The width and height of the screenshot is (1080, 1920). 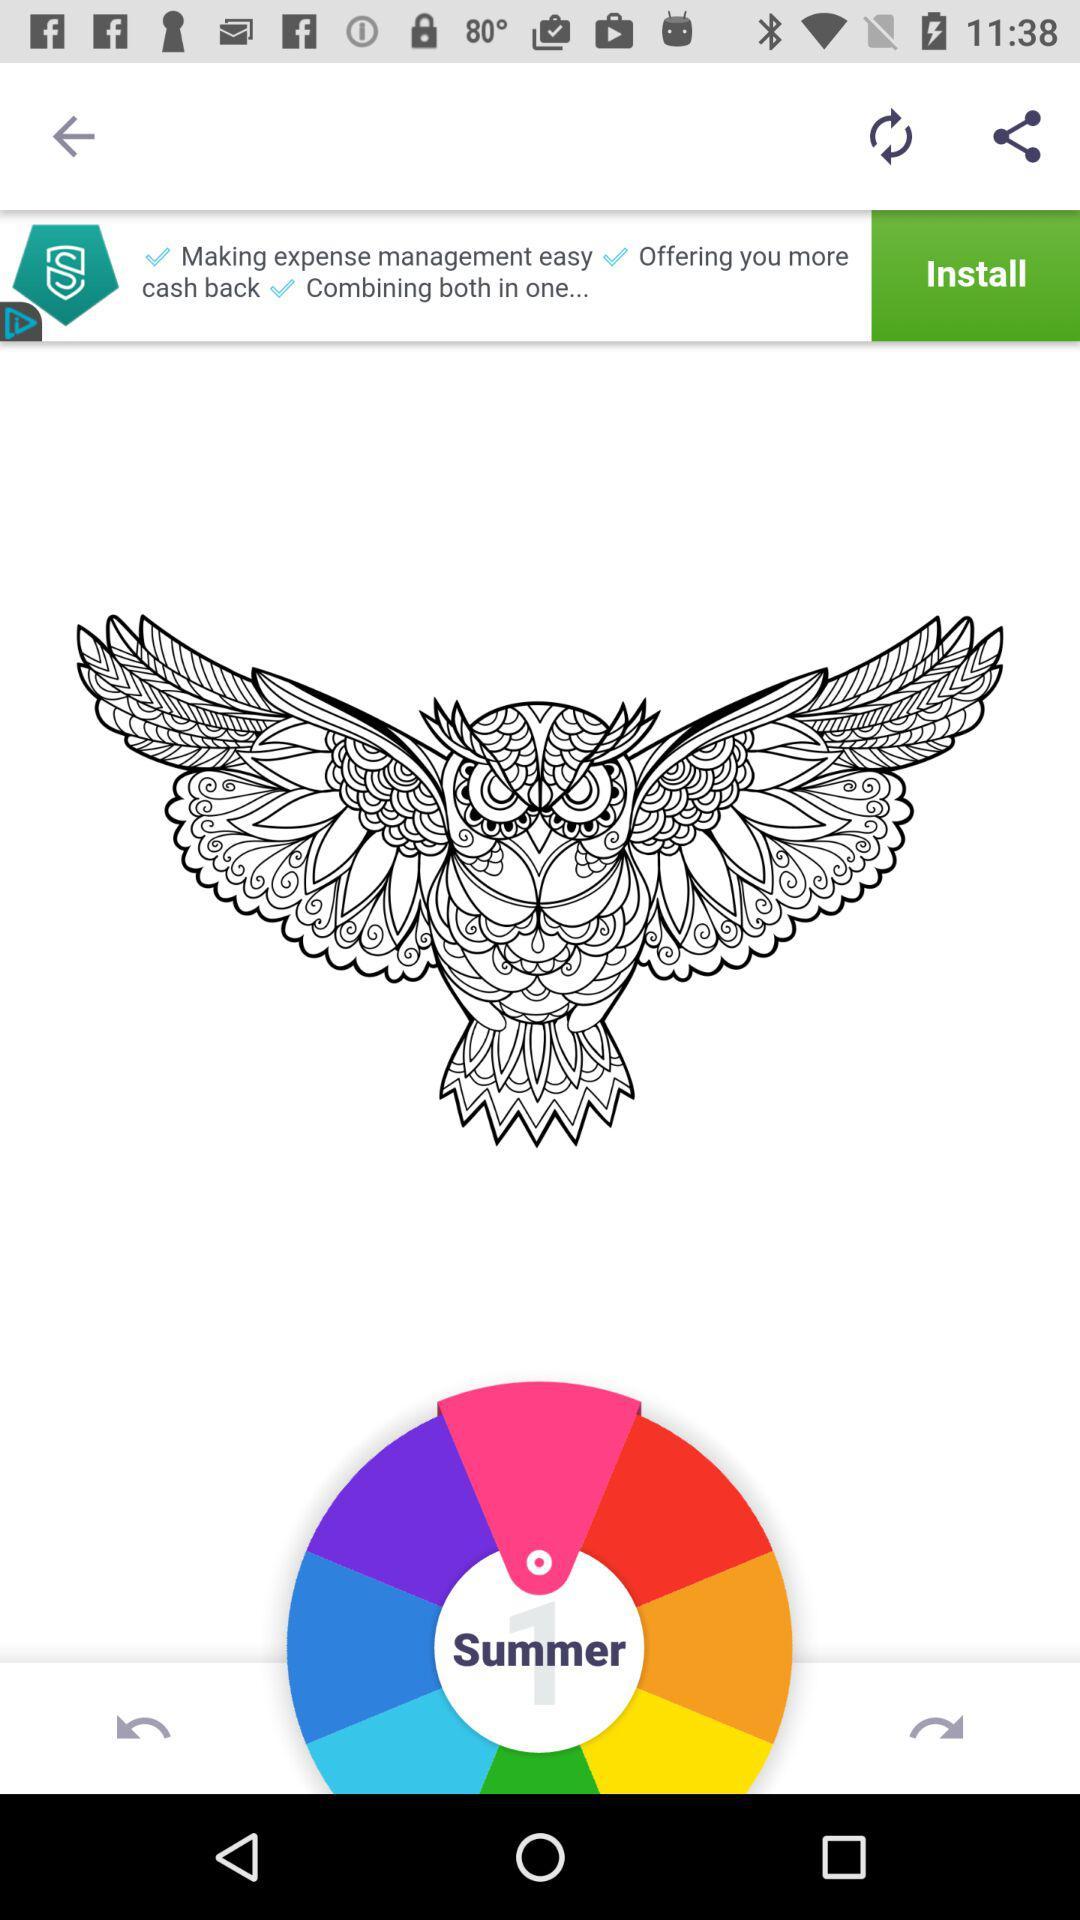 What do you see at coordinates (936, 1727) in the screenshot?
I see `the redo icon` at bounding box center [936, 1727].